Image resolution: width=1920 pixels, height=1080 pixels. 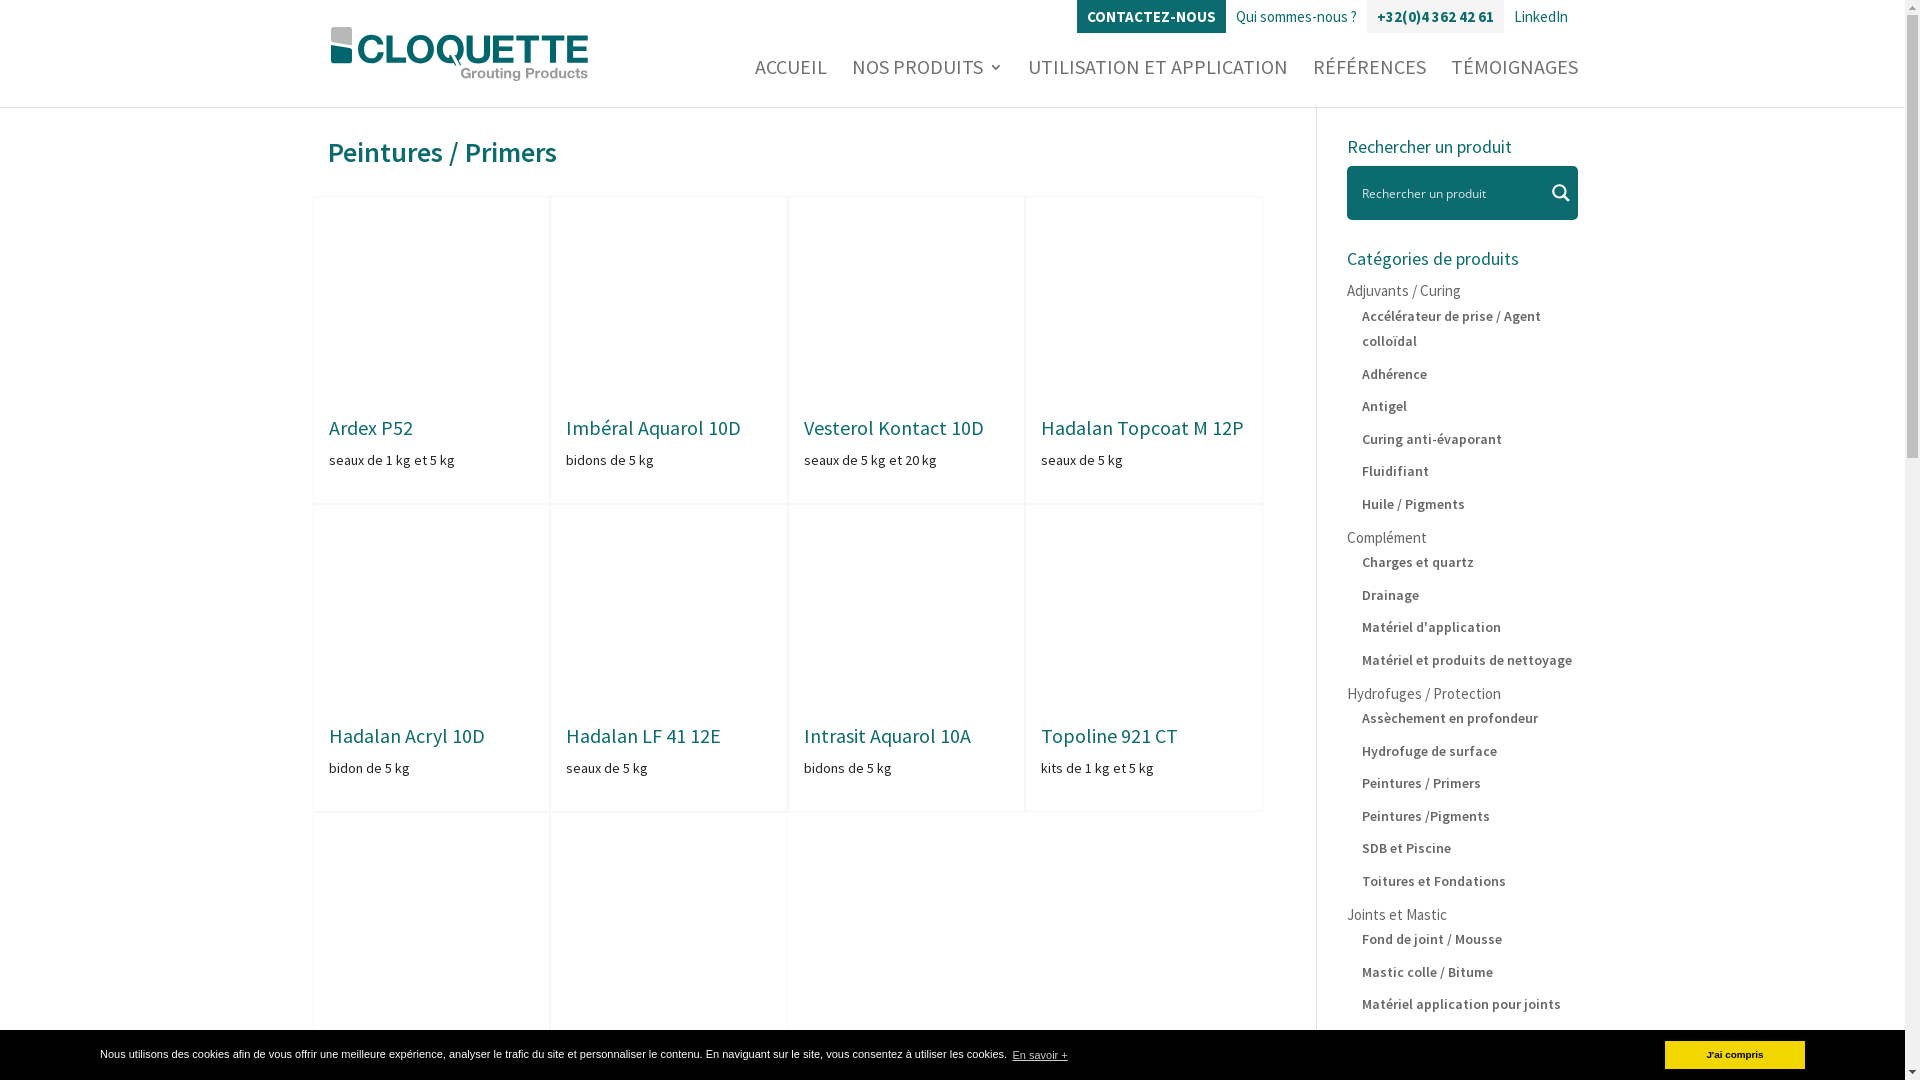 What do you see at coordinates (1361, 501) in the screenshot?
I see `'Huile / Pigments'` at bounding box center [1361, 501].